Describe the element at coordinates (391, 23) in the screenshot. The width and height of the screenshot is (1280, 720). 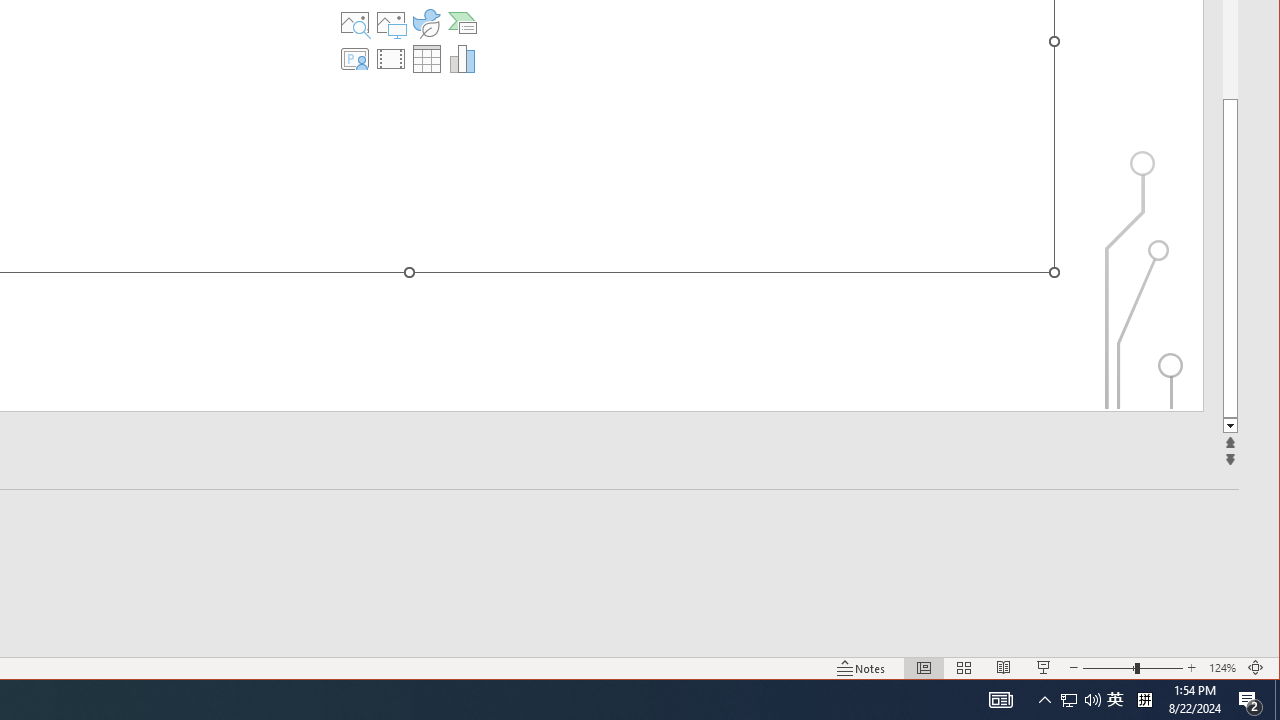
I see `'Pictures'` at that location.